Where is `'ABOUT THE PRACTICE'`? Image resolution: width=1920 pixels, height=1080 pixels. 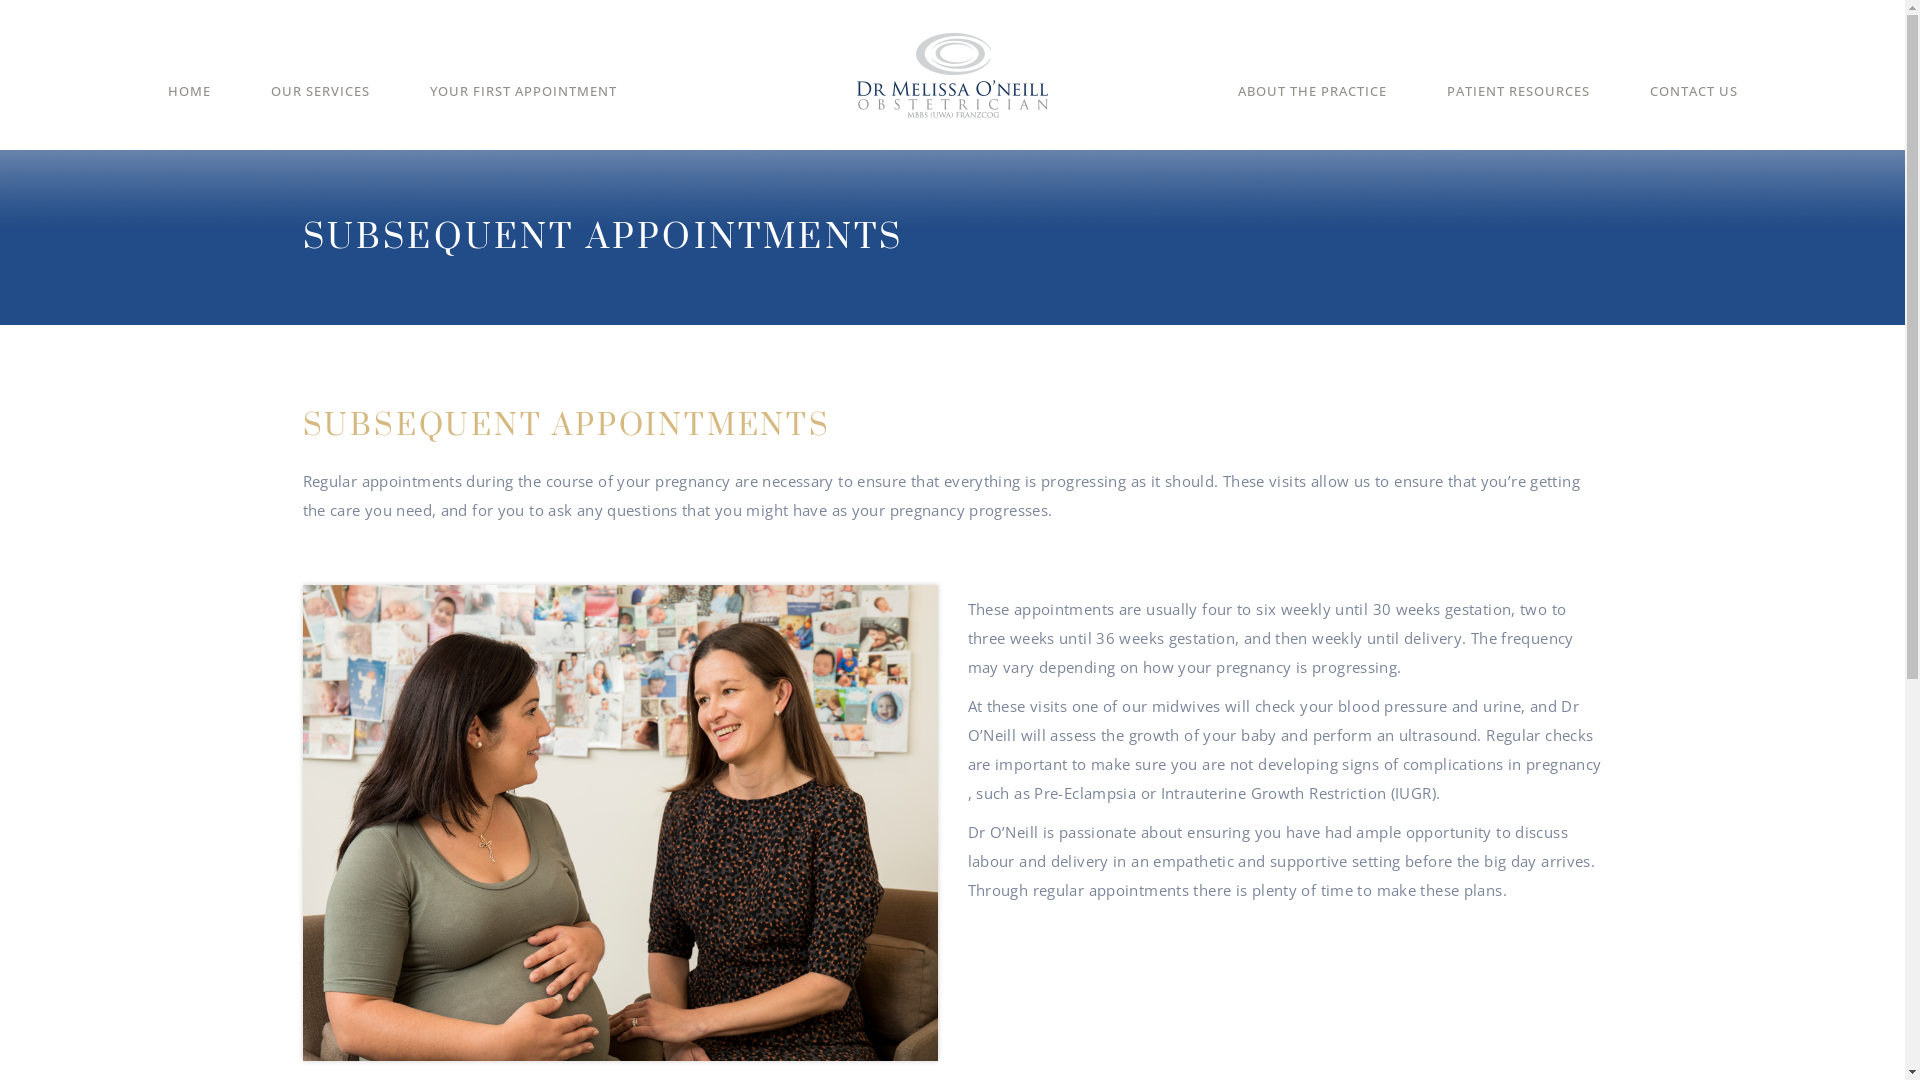 'ABOUT THE PRACTICE' is located at coordinates (1312, 105).